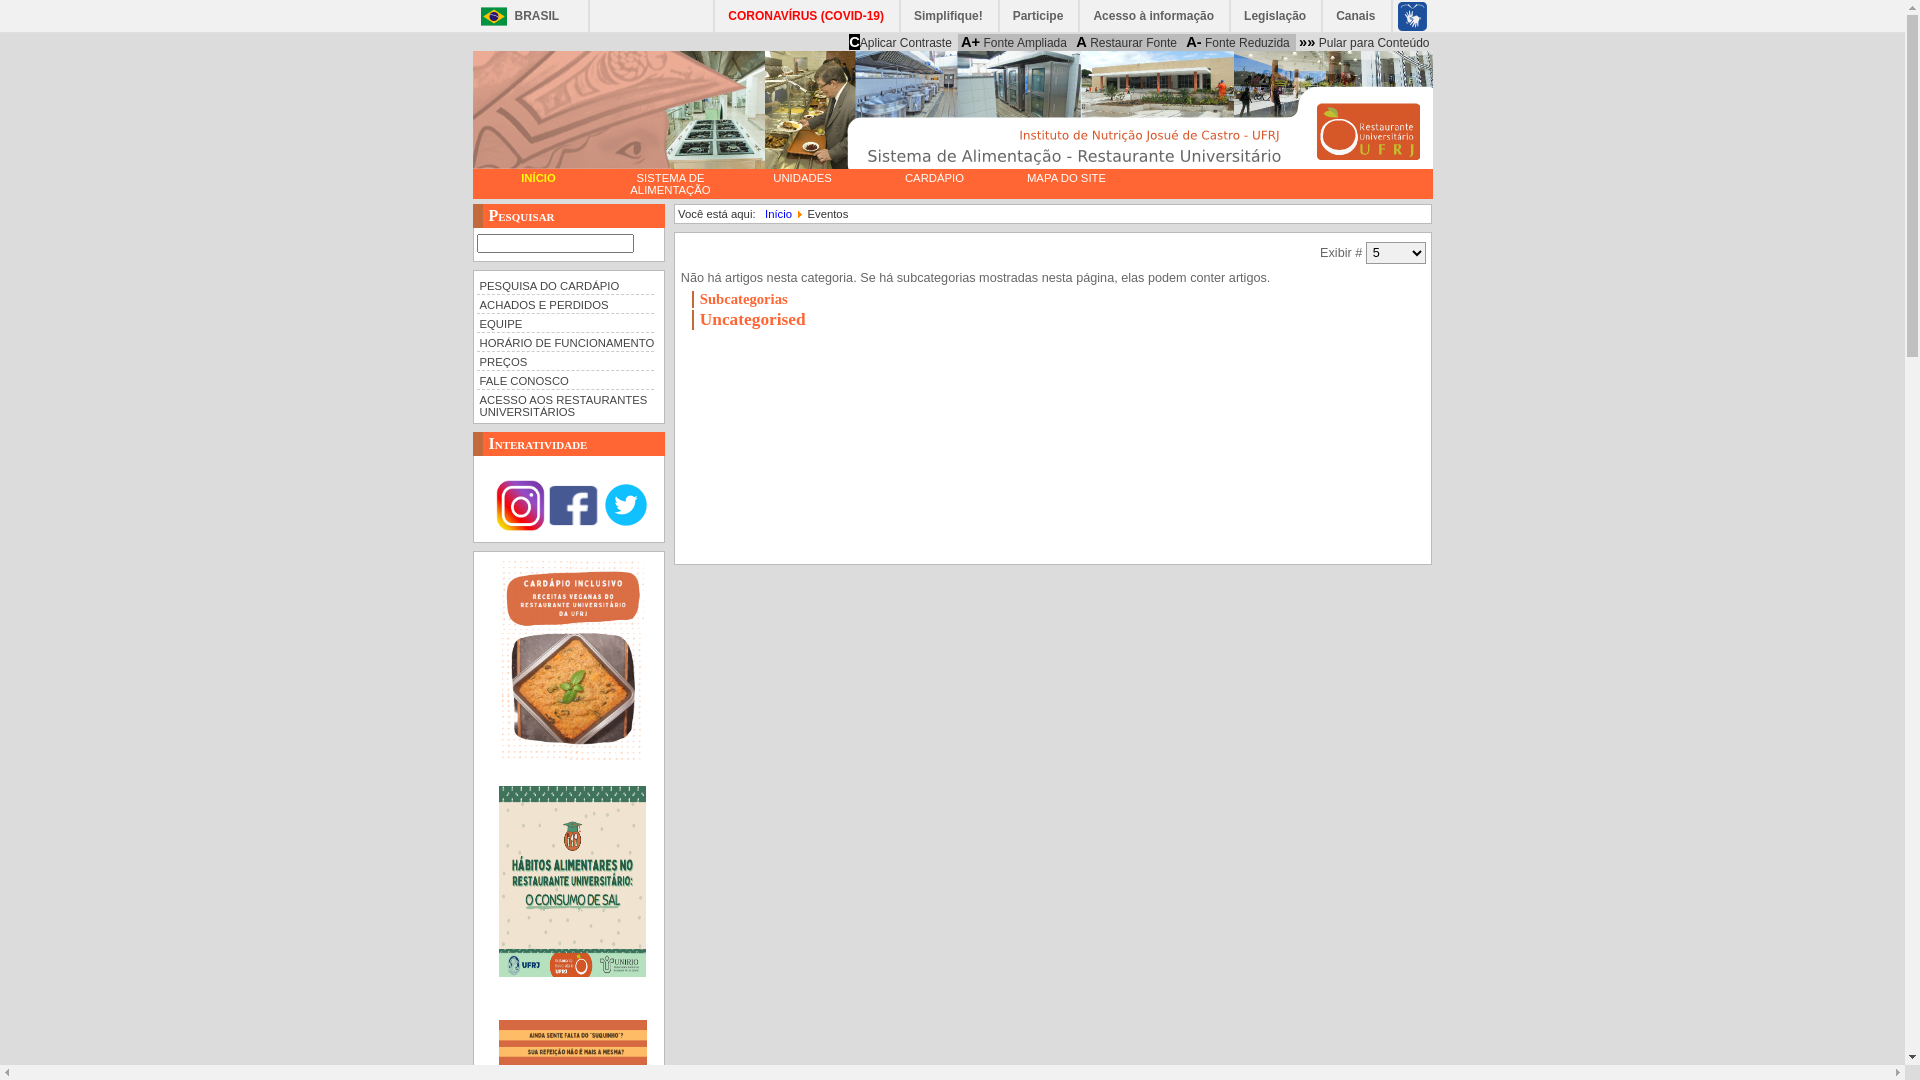  Describe the element at coordinates (474, 321) in the screenshot. I see `'EQUIPE'` at that location.